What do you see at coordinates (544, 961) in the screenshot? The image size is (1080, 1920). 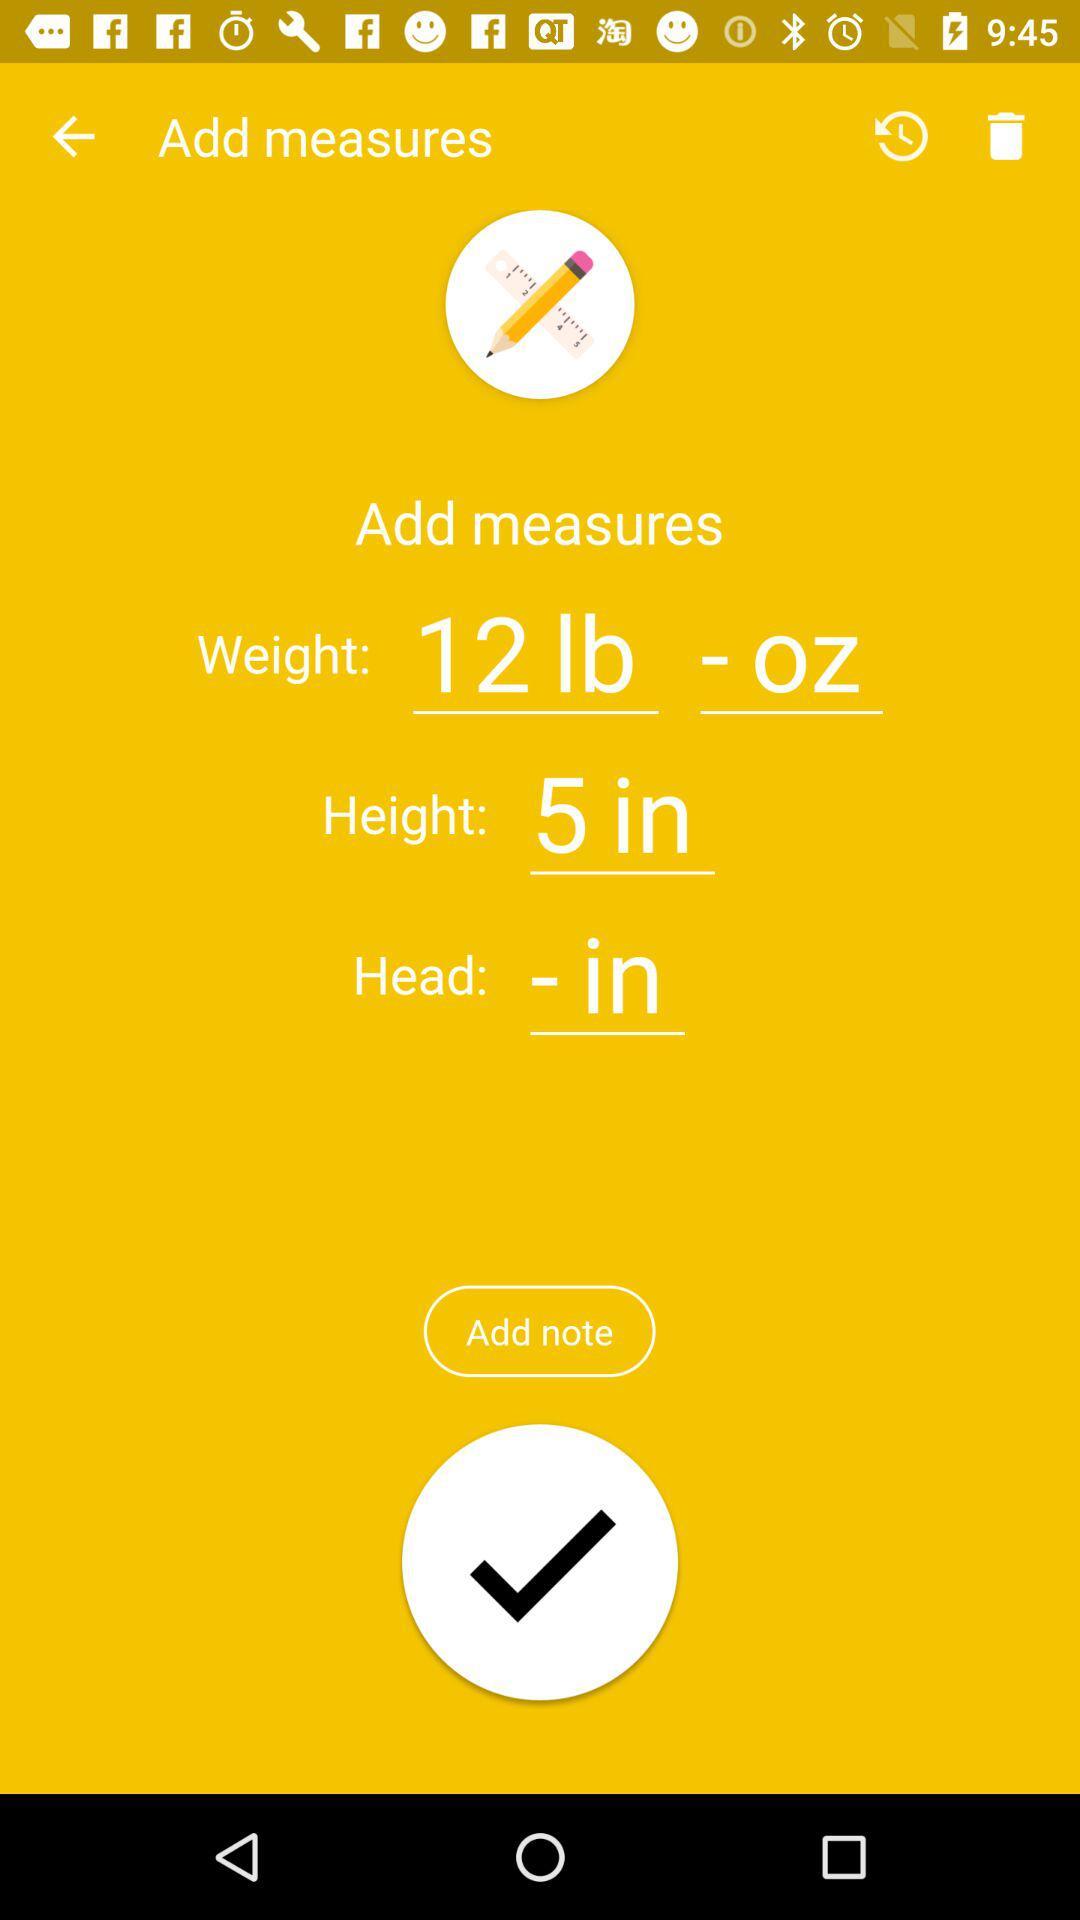 I see `minus symbol` at bounding box center [544, 961].